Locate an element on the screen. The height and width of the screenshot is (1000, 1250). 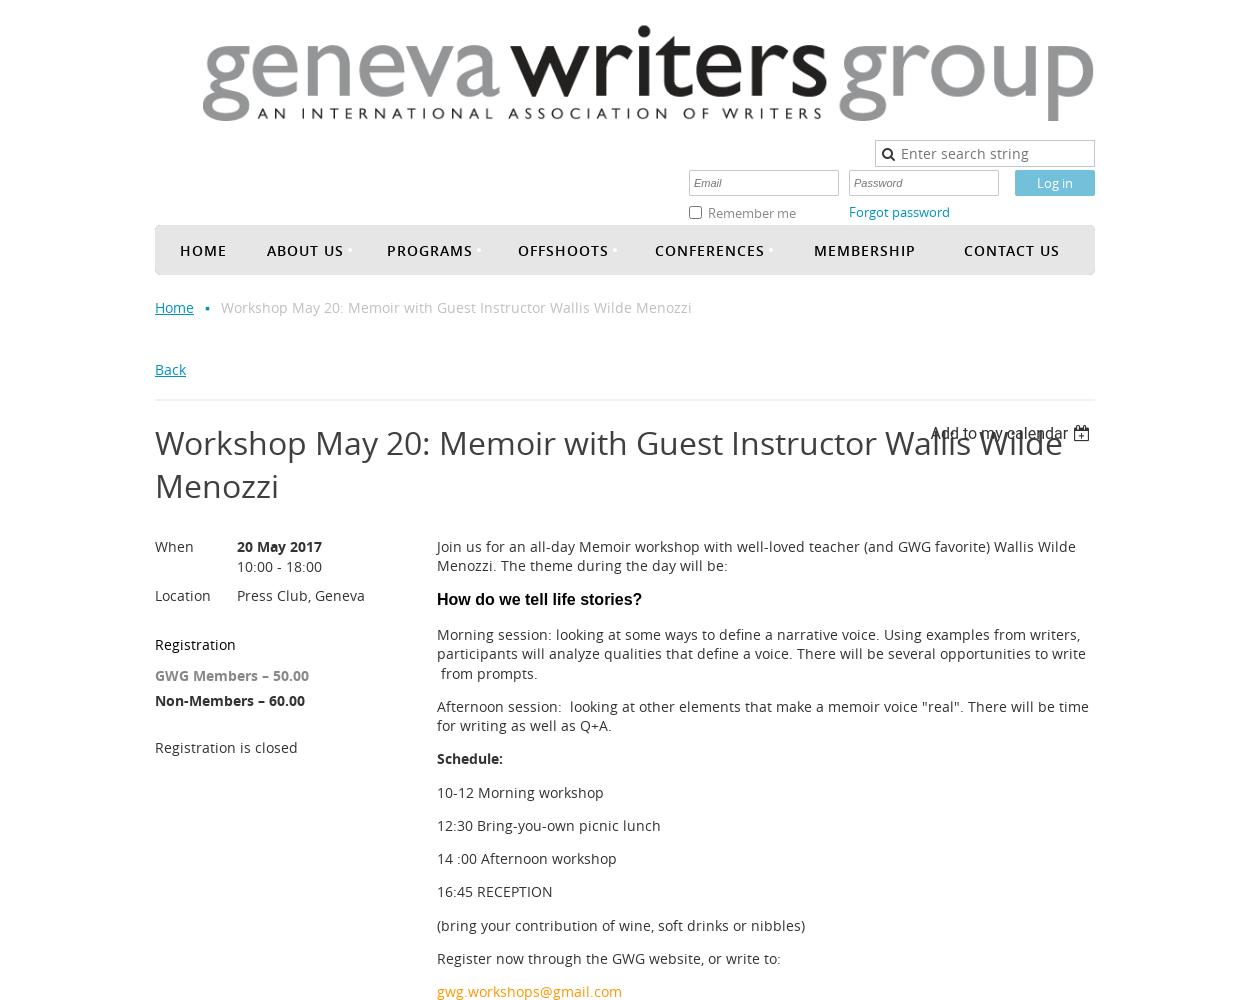
'Contact us' is located at coordinates (963, 248).